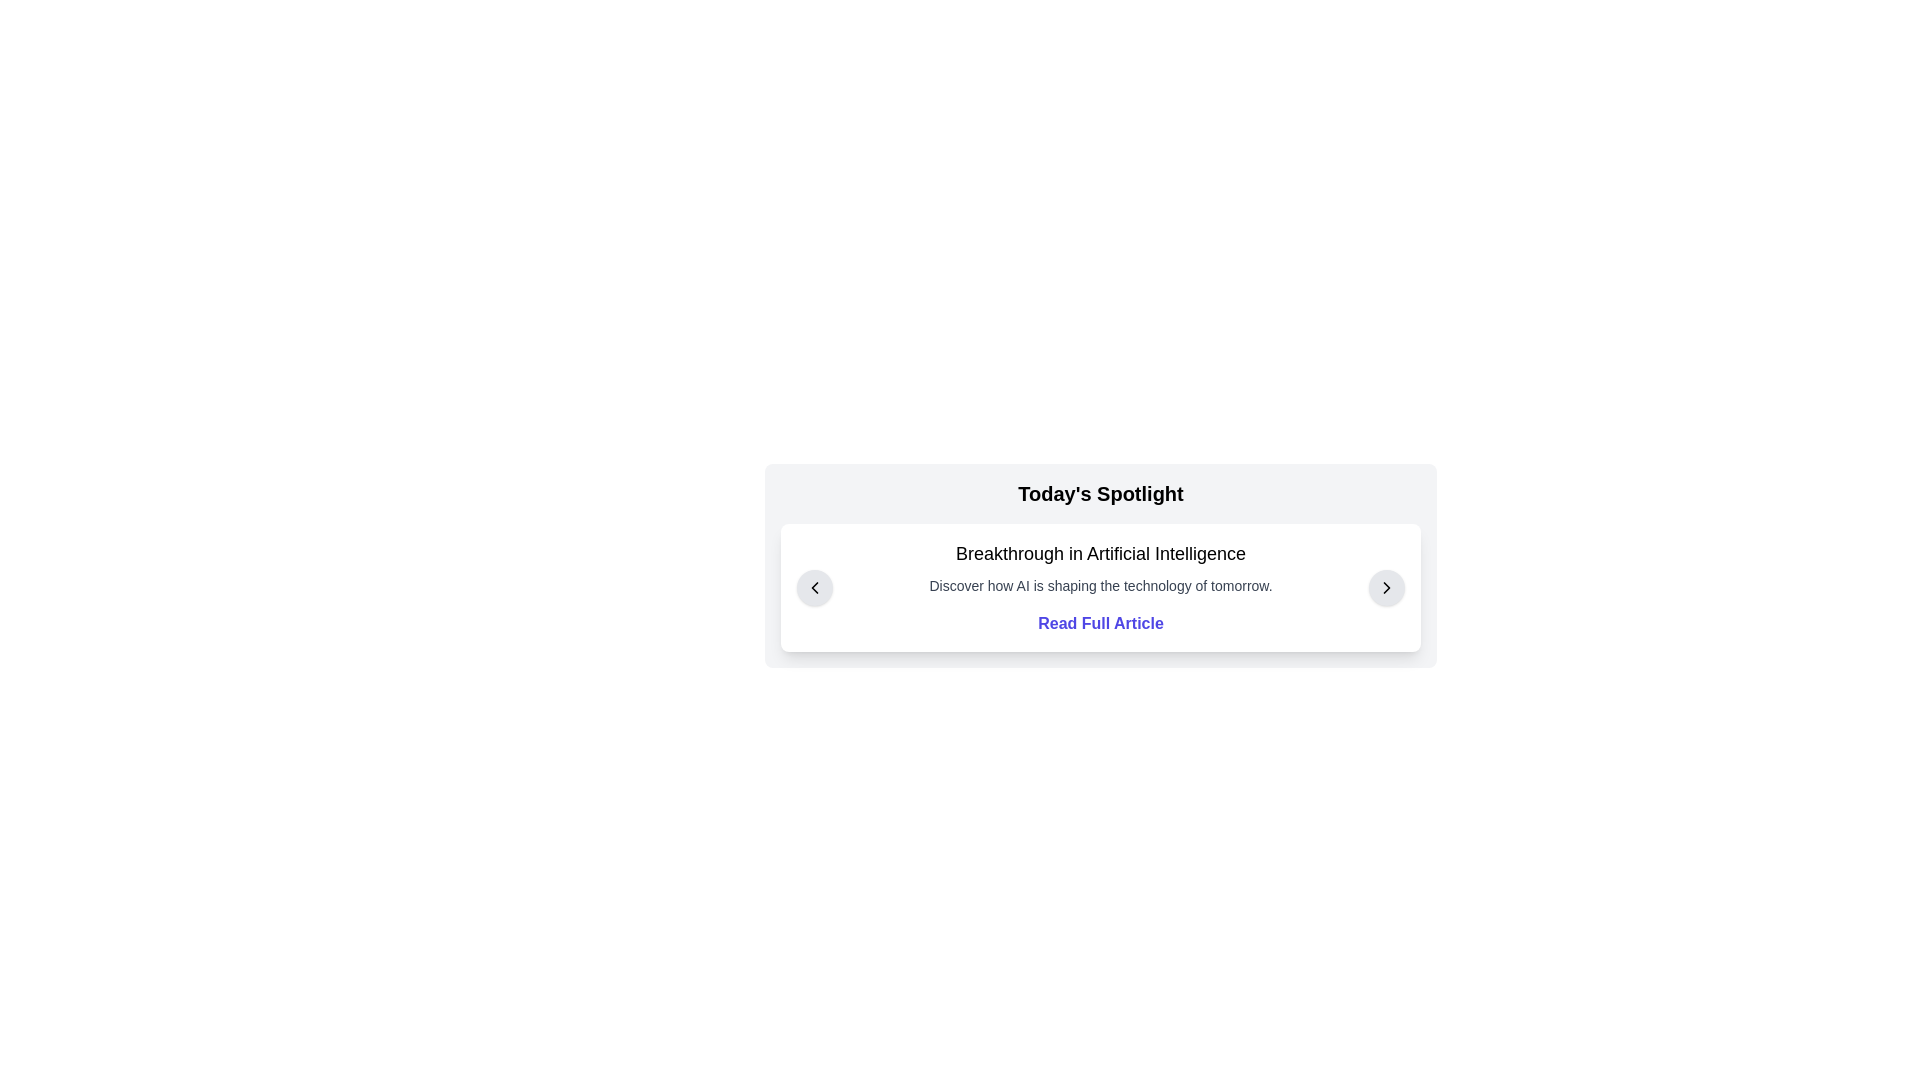  I want to click on the circular button with a gray background and a right-pointing chevron icon, so click(1386, 586).